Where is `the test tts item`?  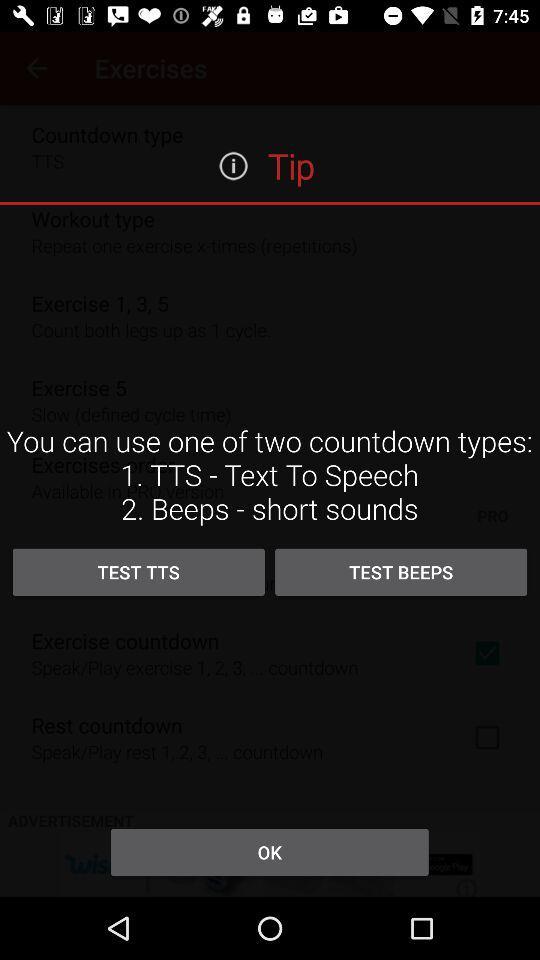
the test tts item is located at coordinates (137, 572).